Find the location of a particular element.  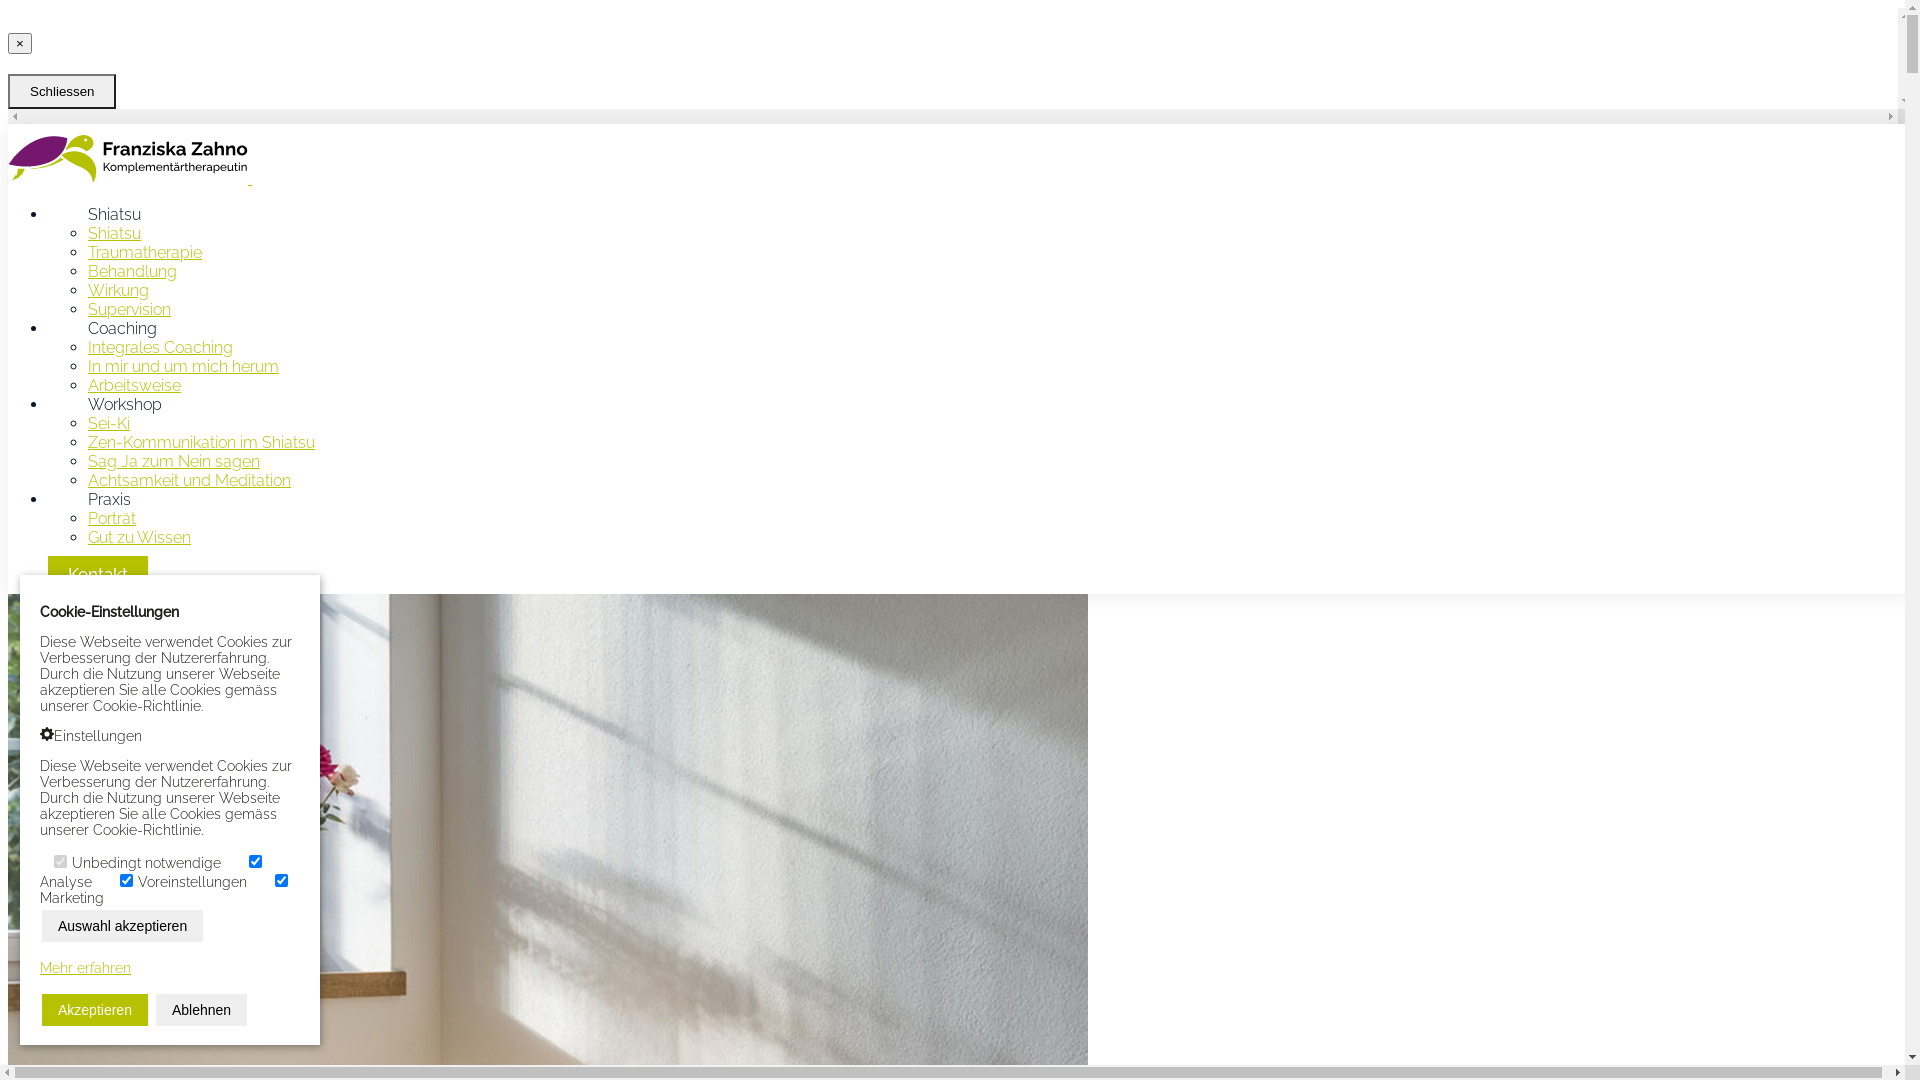

'Zen-Kommunikation im Shiatsu' is located at coordinates (201, 441).